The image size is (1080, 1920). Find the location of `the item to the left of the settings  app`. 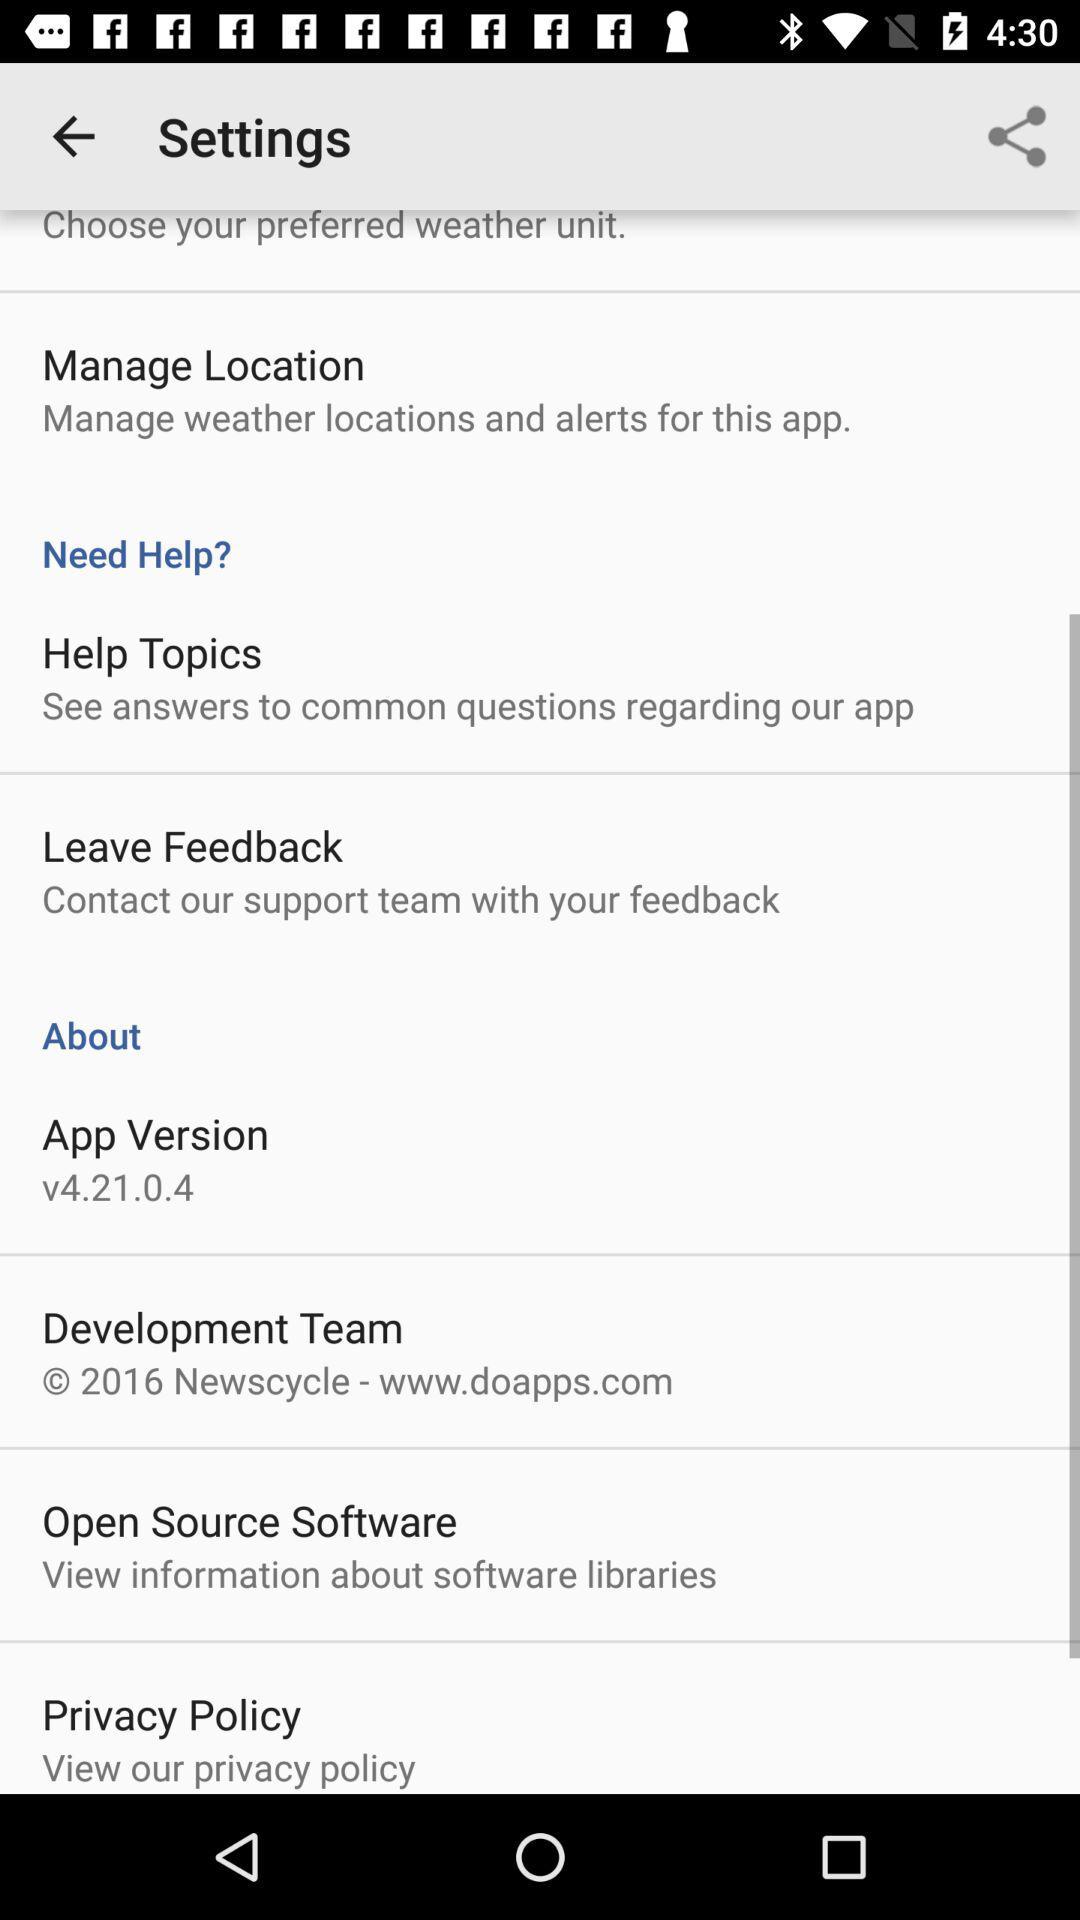

the item to the left of the settings  app is located at coordinates (72, 135).